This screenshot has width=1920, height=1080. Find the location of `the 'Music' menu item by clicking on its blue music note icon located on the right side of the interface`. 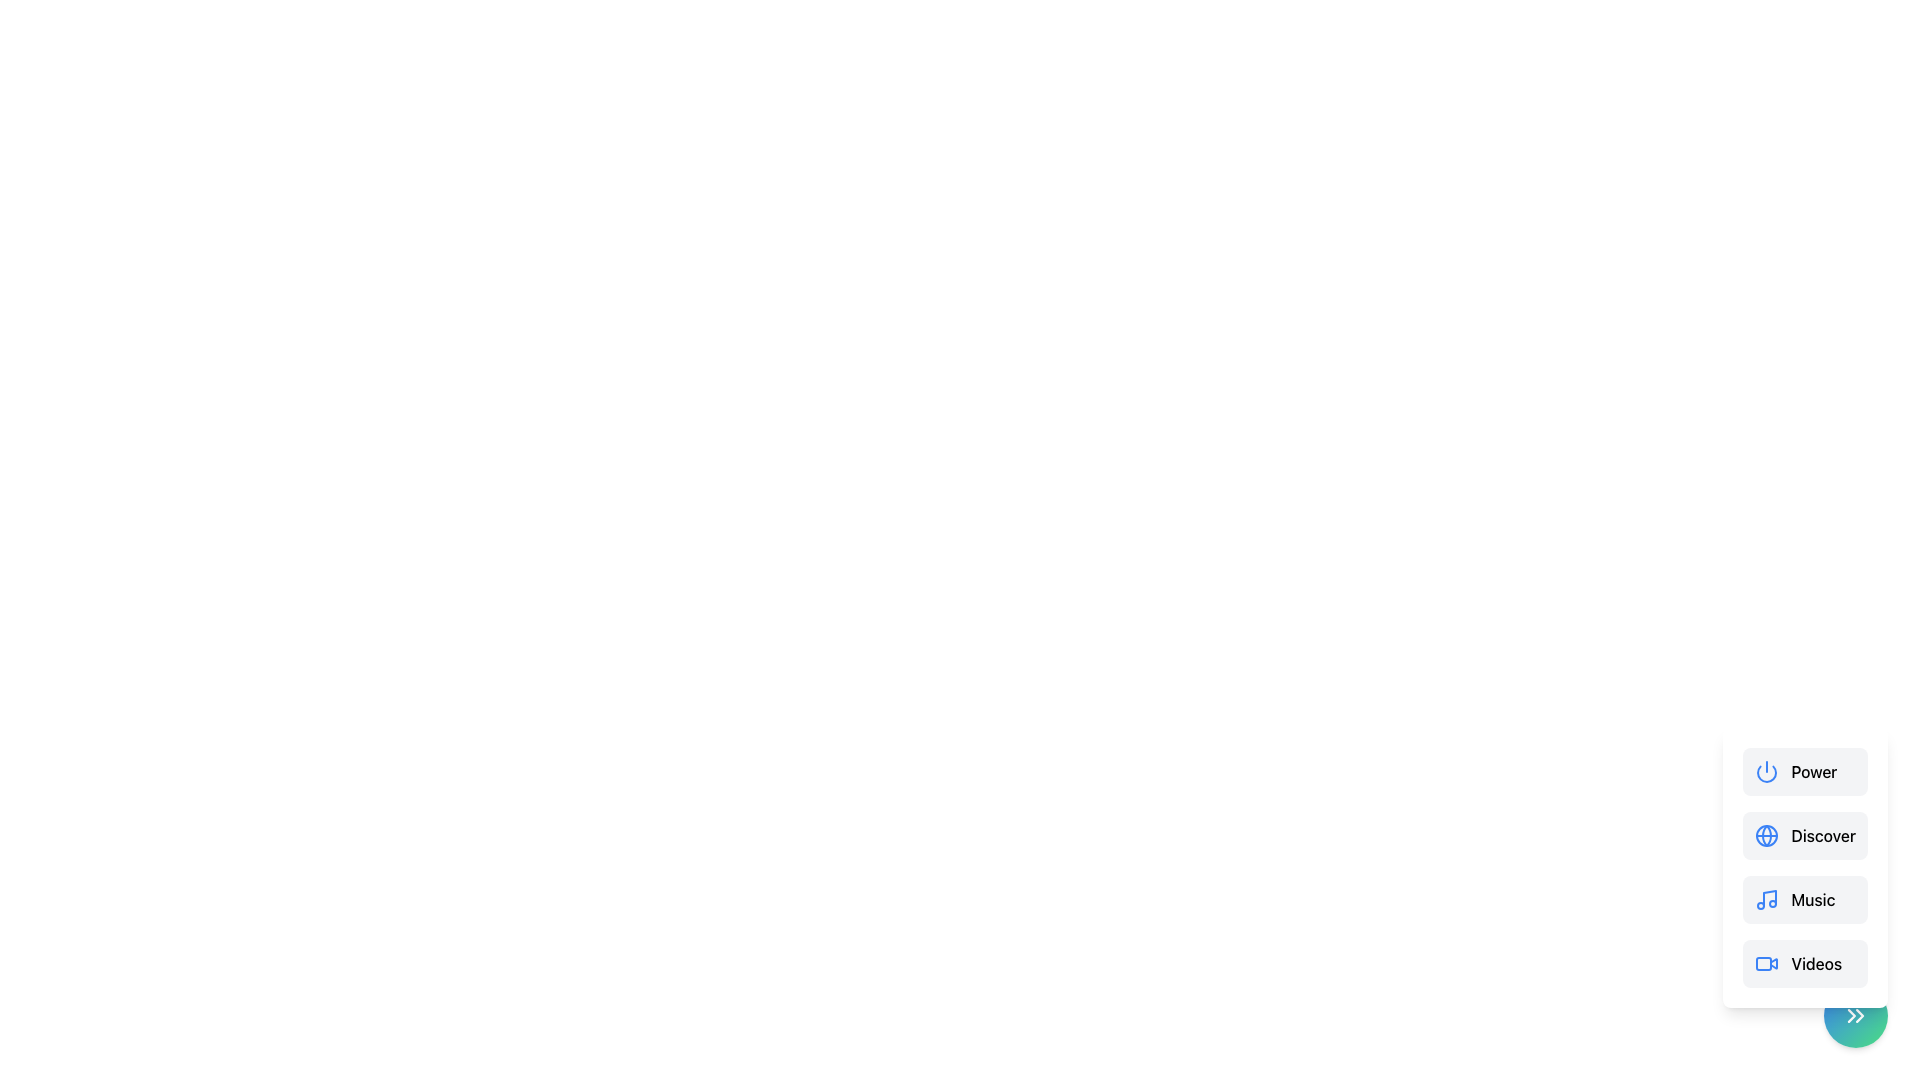

the 'Music' menu item by clicking on its blue music note icon located on the right side of the interface is located at coordinates (1767, 898).